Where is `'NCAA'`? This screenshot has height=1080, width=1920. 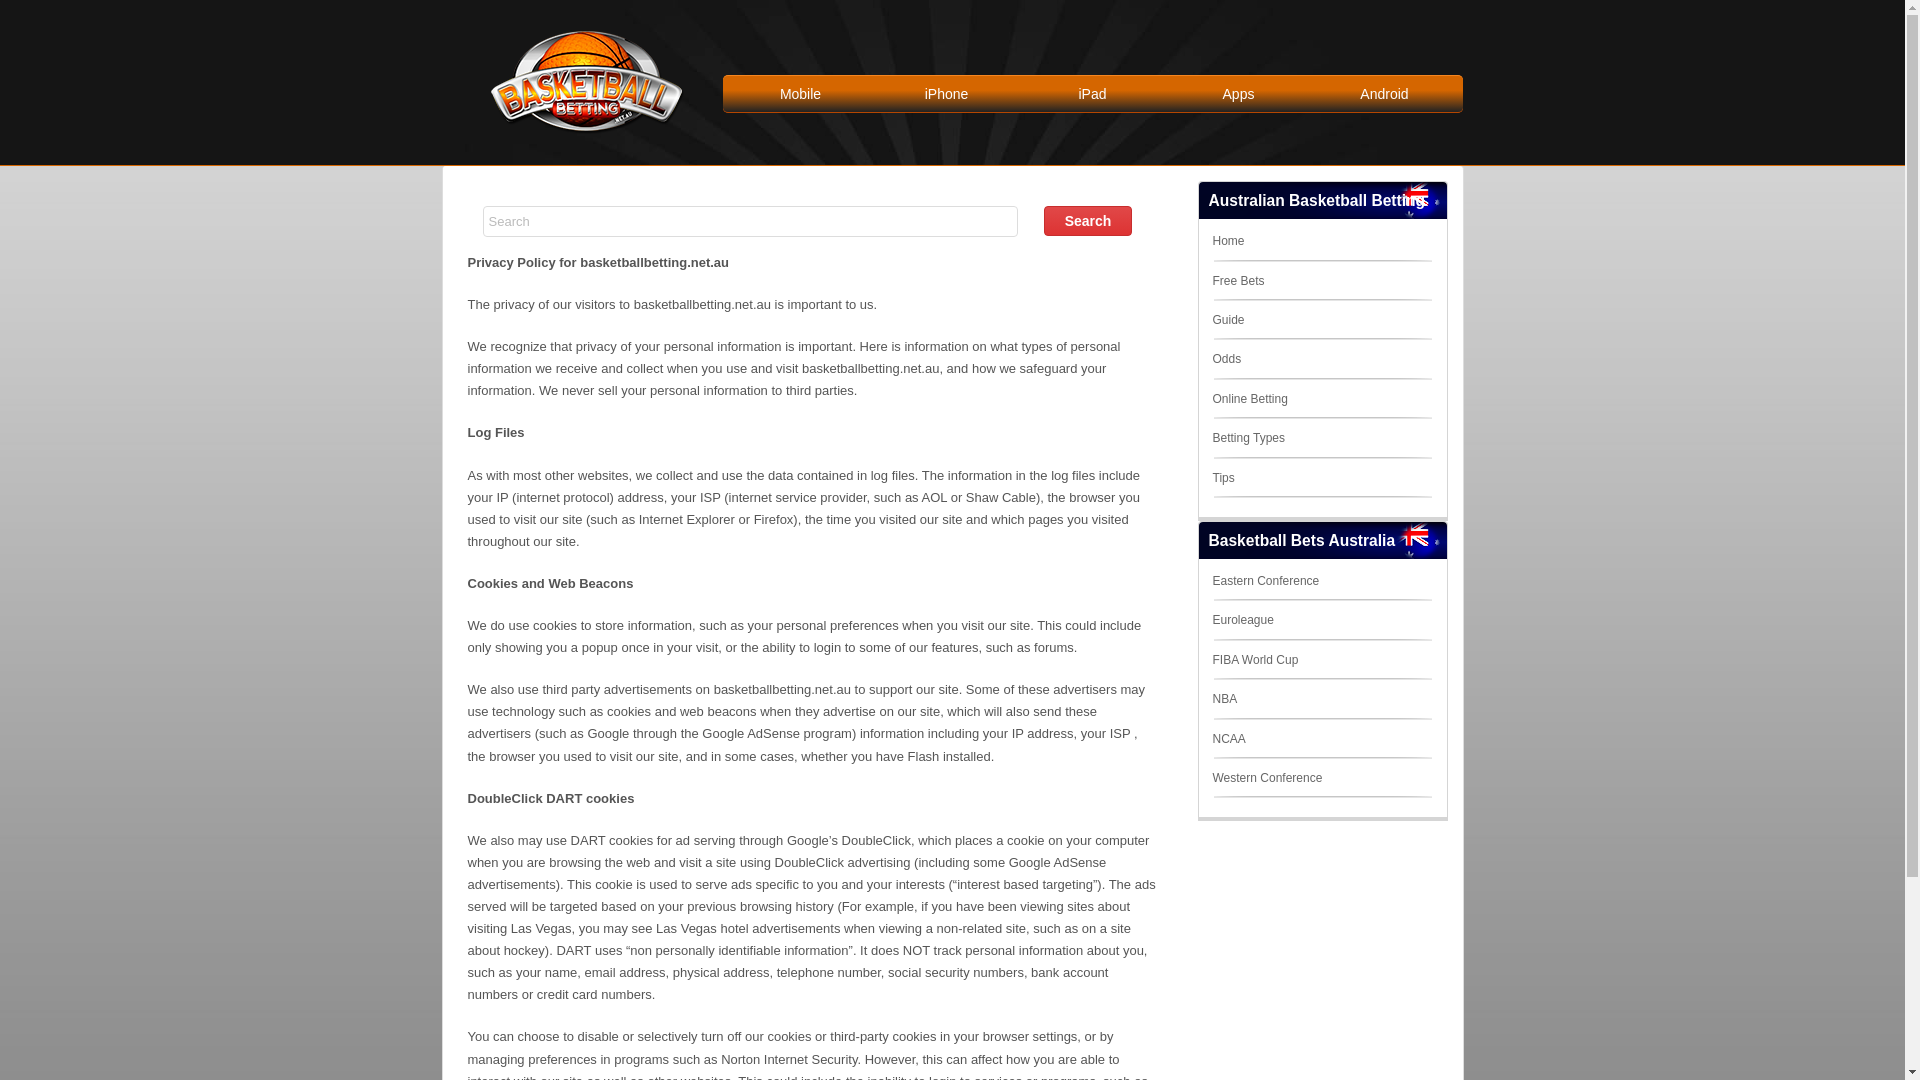 'NCAA' is located at coordinates (1210, 739).